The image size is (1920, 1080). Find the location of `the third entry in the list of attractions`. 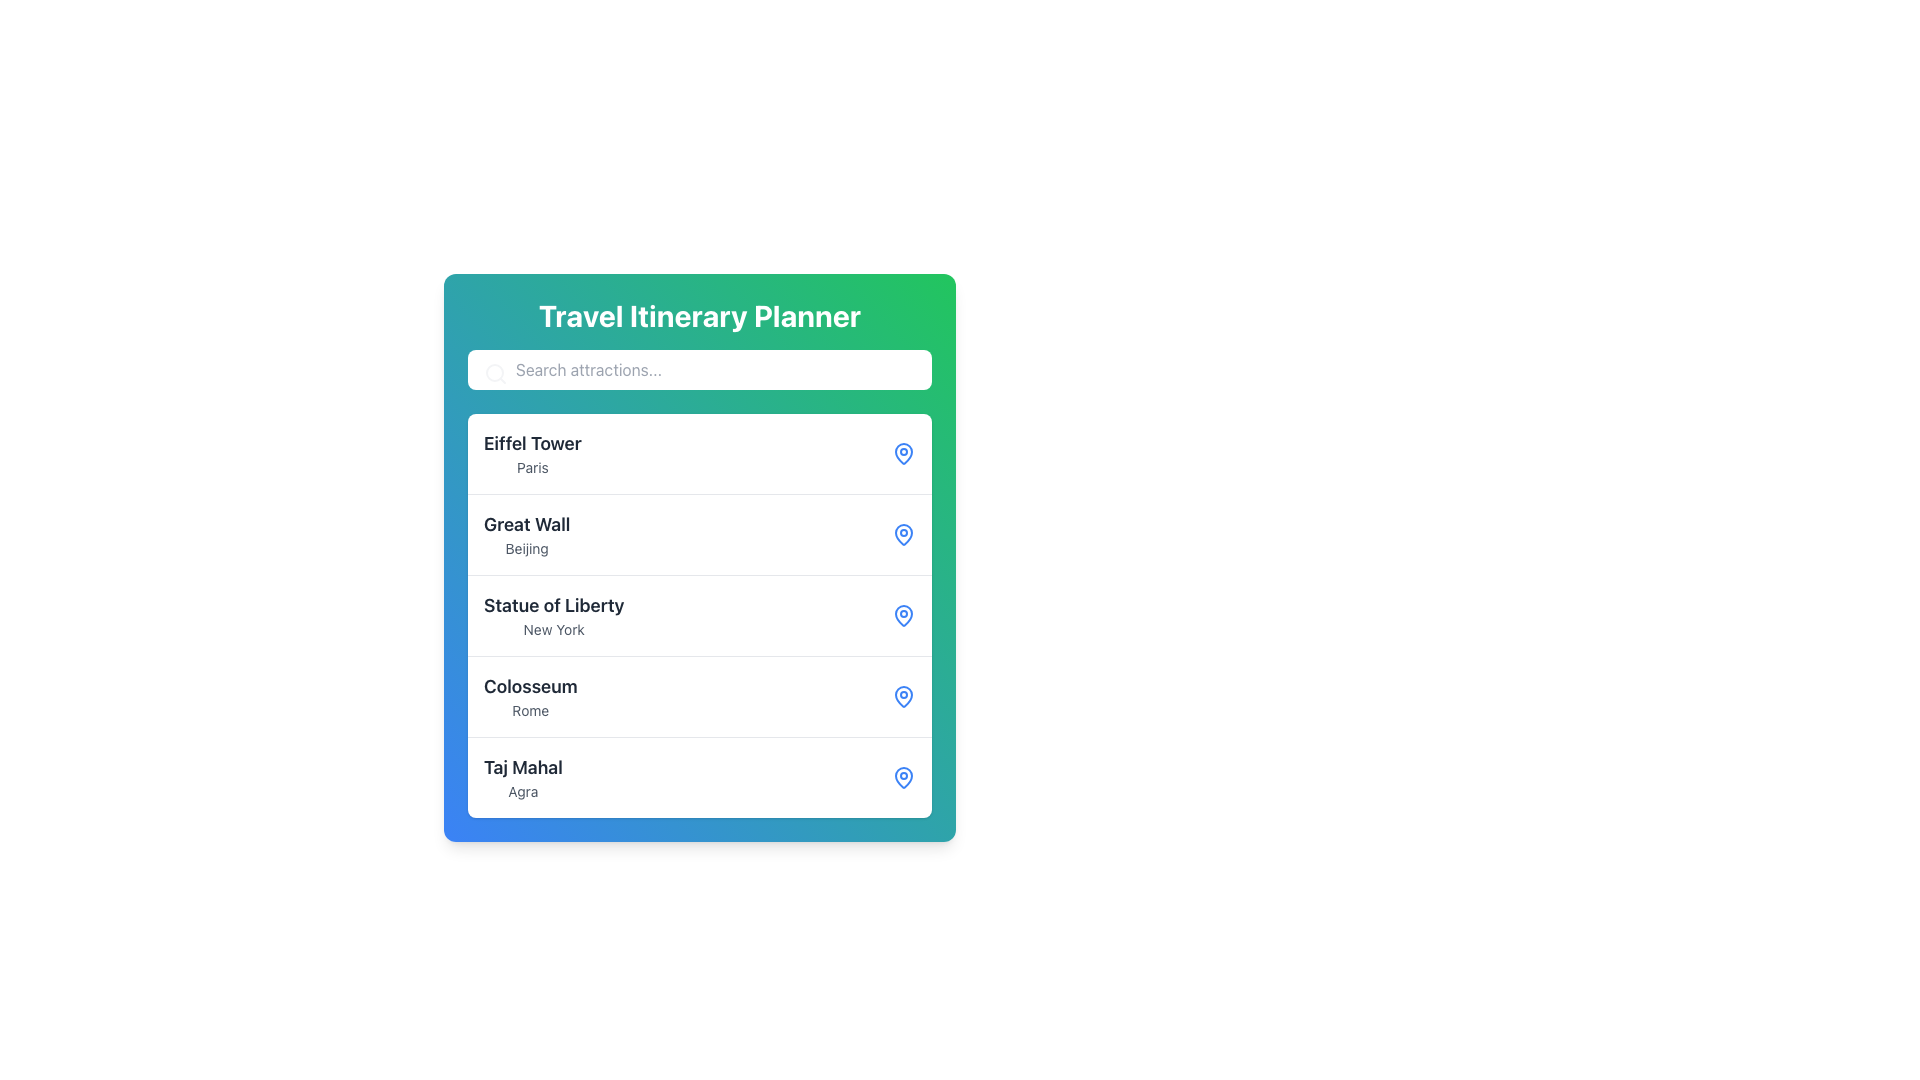

the third entry in the list of attractions is located at coordinates (700, 613).